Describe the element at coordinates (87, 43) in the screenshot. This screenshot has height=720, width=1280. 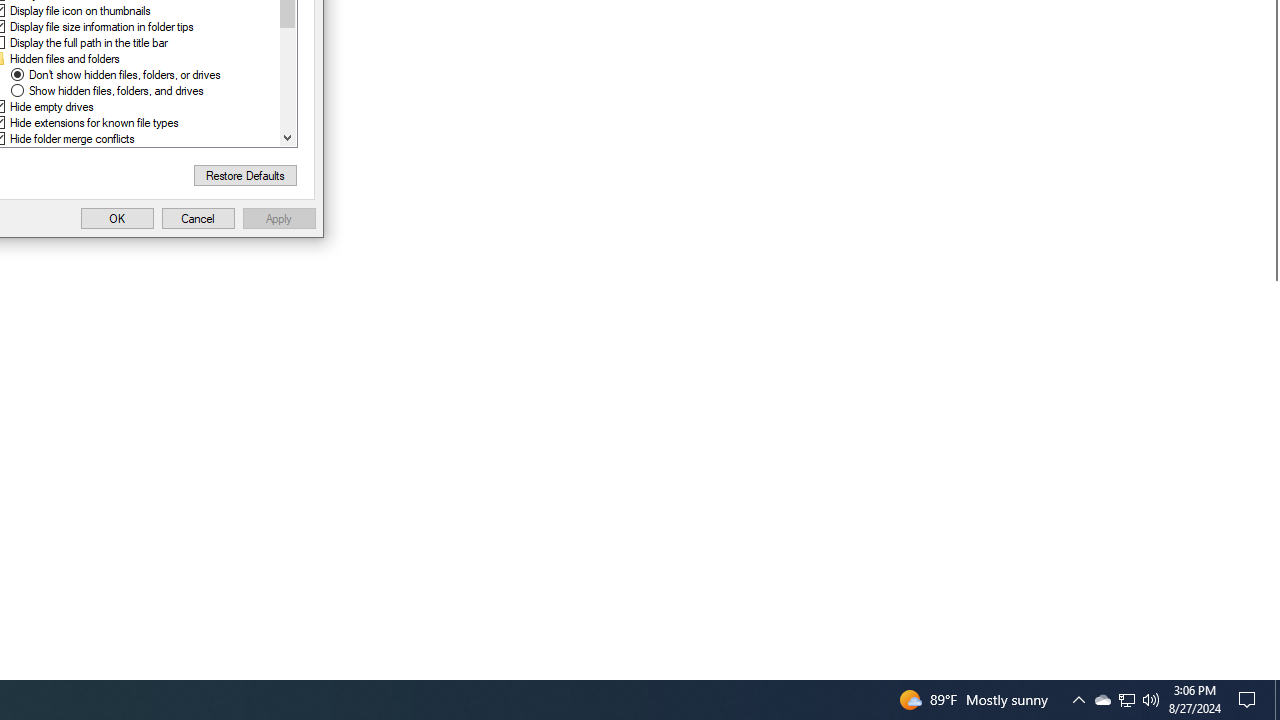
I see `'Display the full path in the title bar'` at that location.